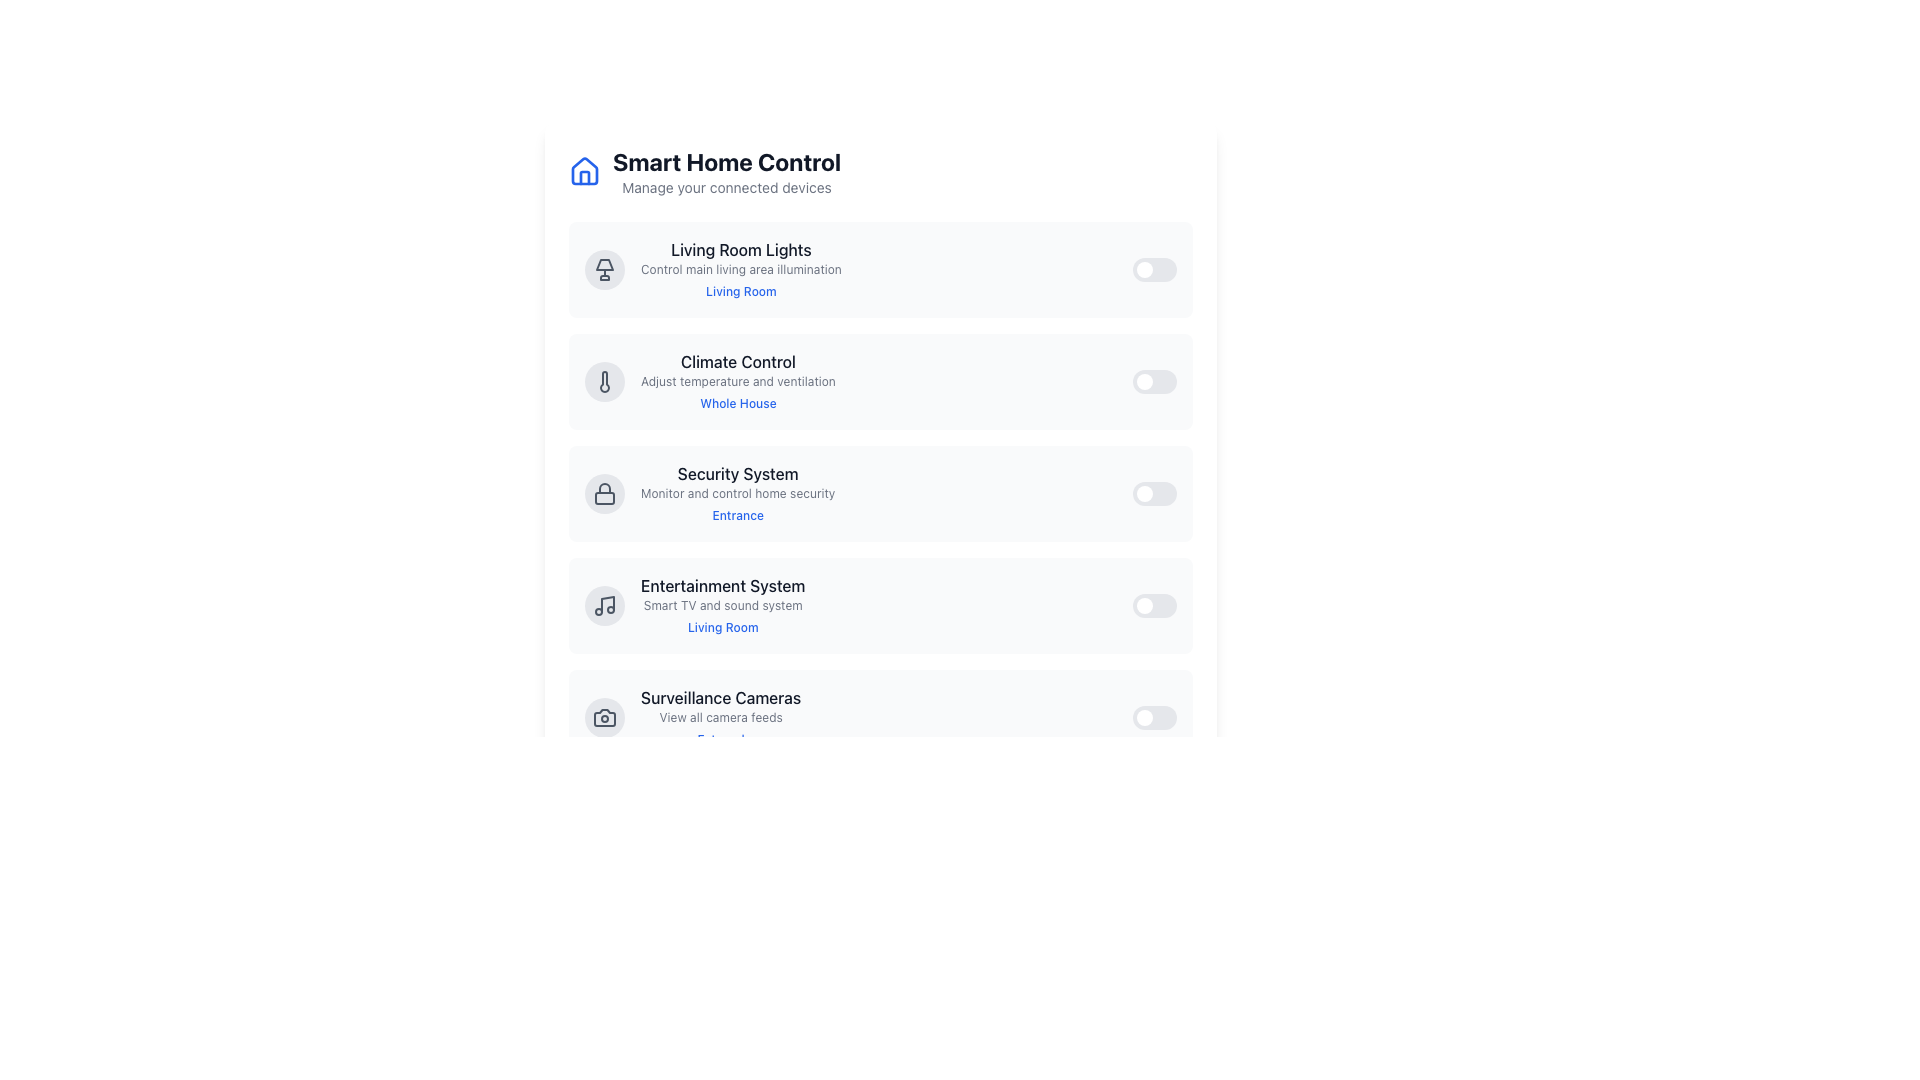 This screenshot has width=1920, height=1080. I want to click on the 'Smart Home Control' header element, which indicates the section for managing connected devices, so click(726, 161).